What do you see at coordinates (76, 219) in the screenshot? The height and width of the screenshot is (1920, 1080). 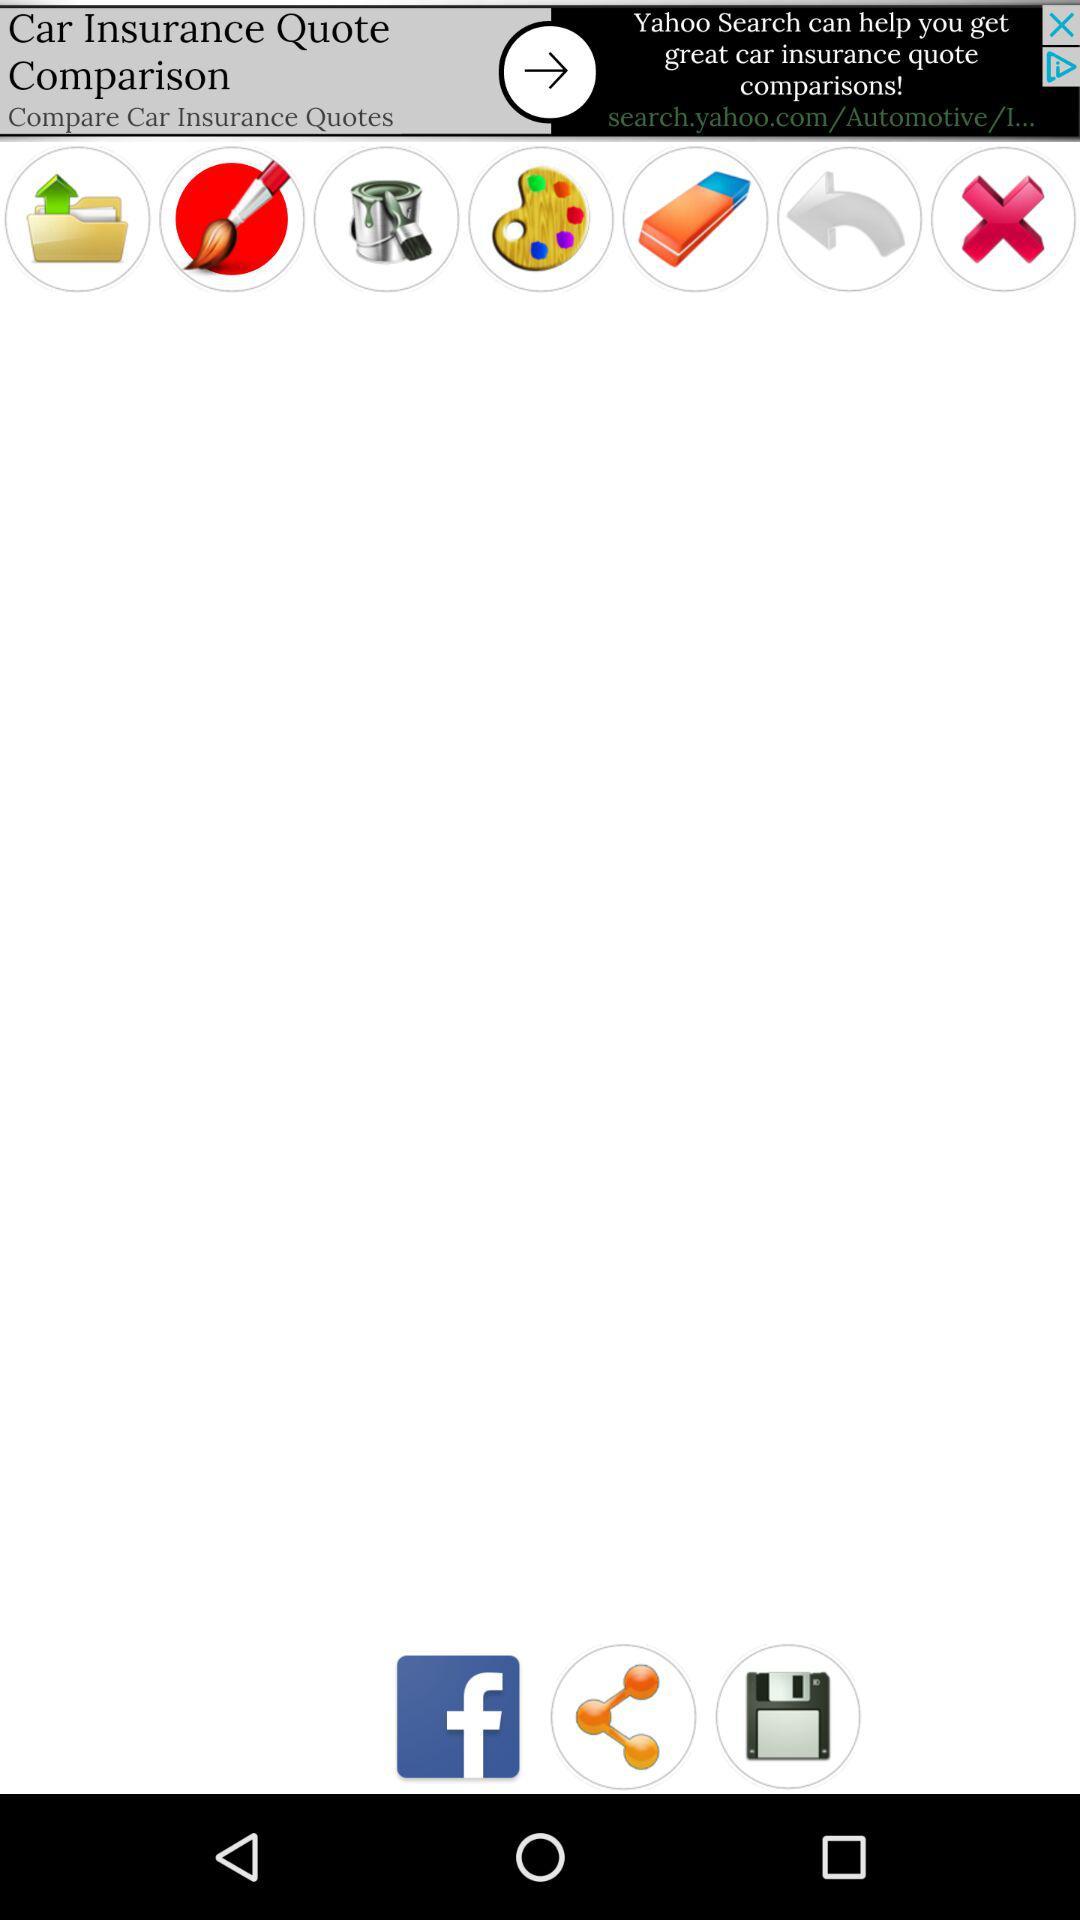 I see `the menu bar` at bounding box center [76, 219].